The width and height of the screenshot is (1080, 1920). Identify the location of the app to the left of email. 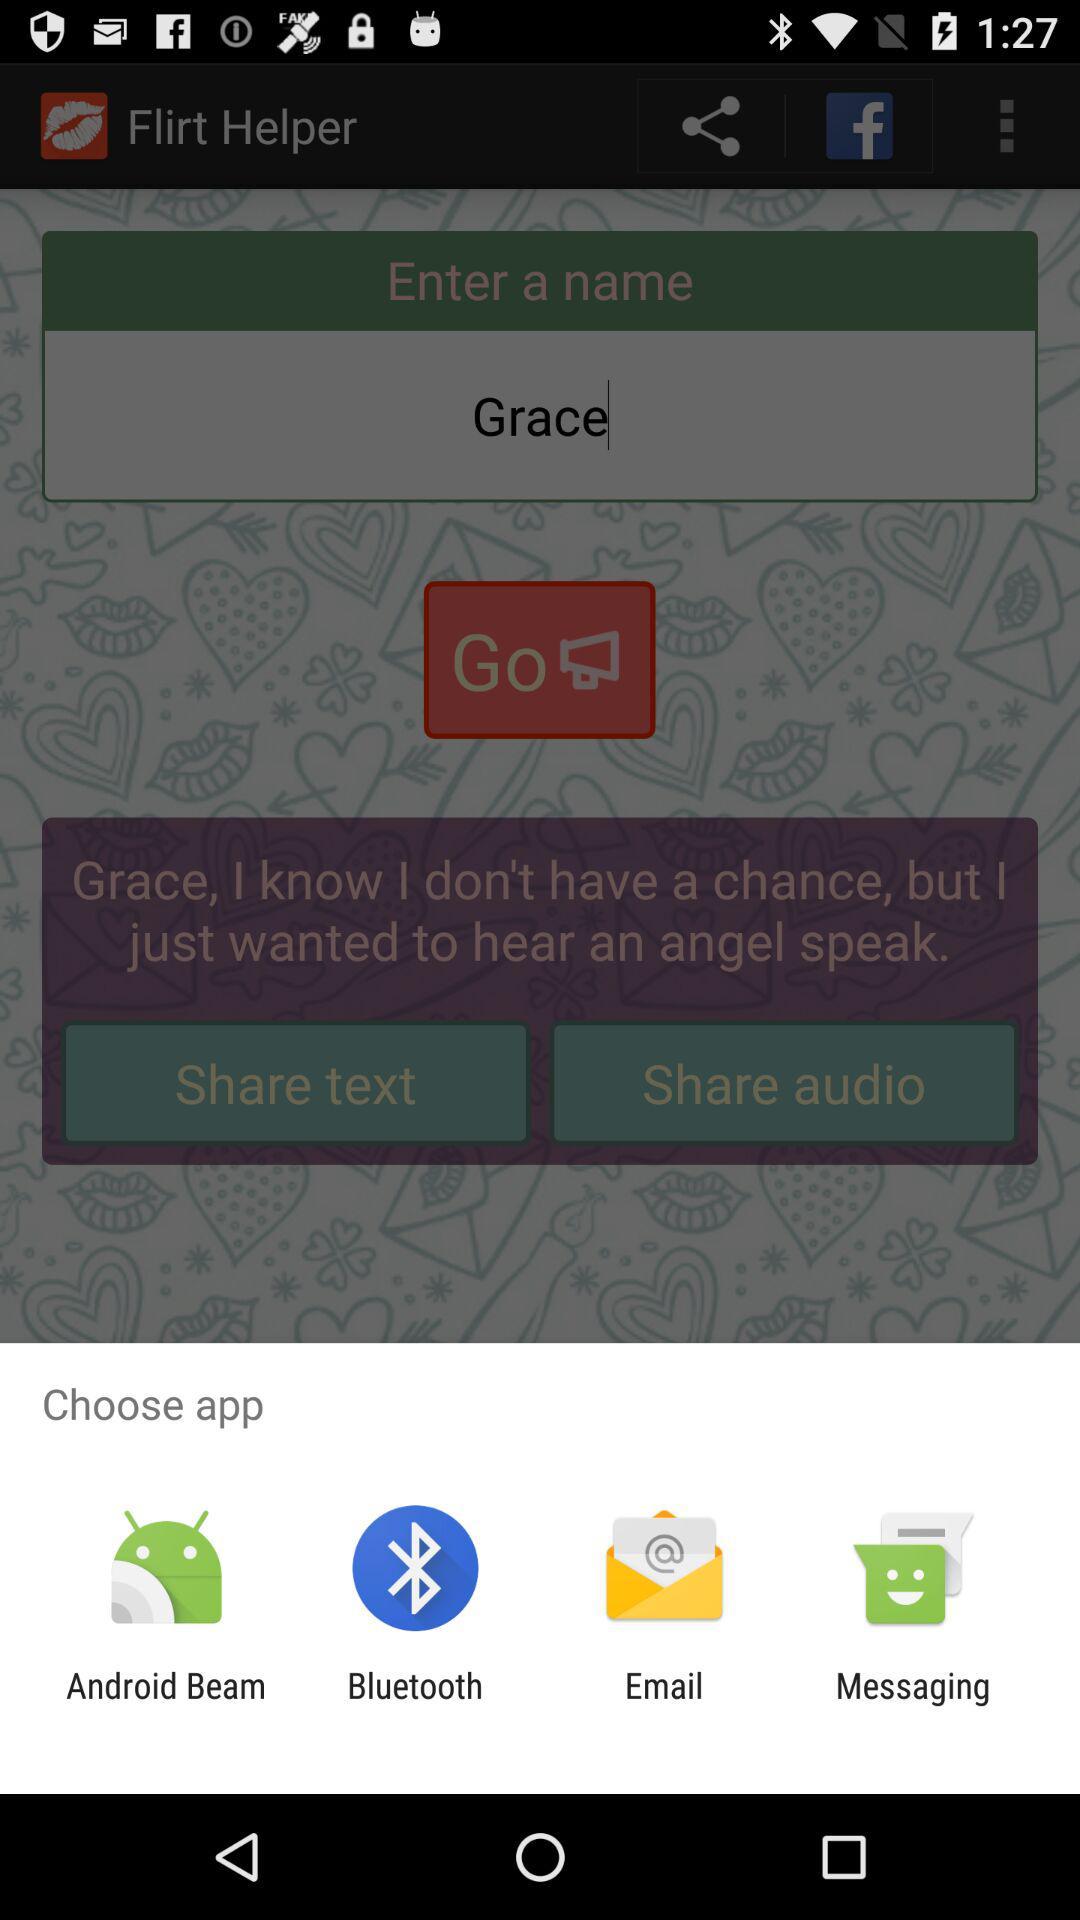
(414, 1705).